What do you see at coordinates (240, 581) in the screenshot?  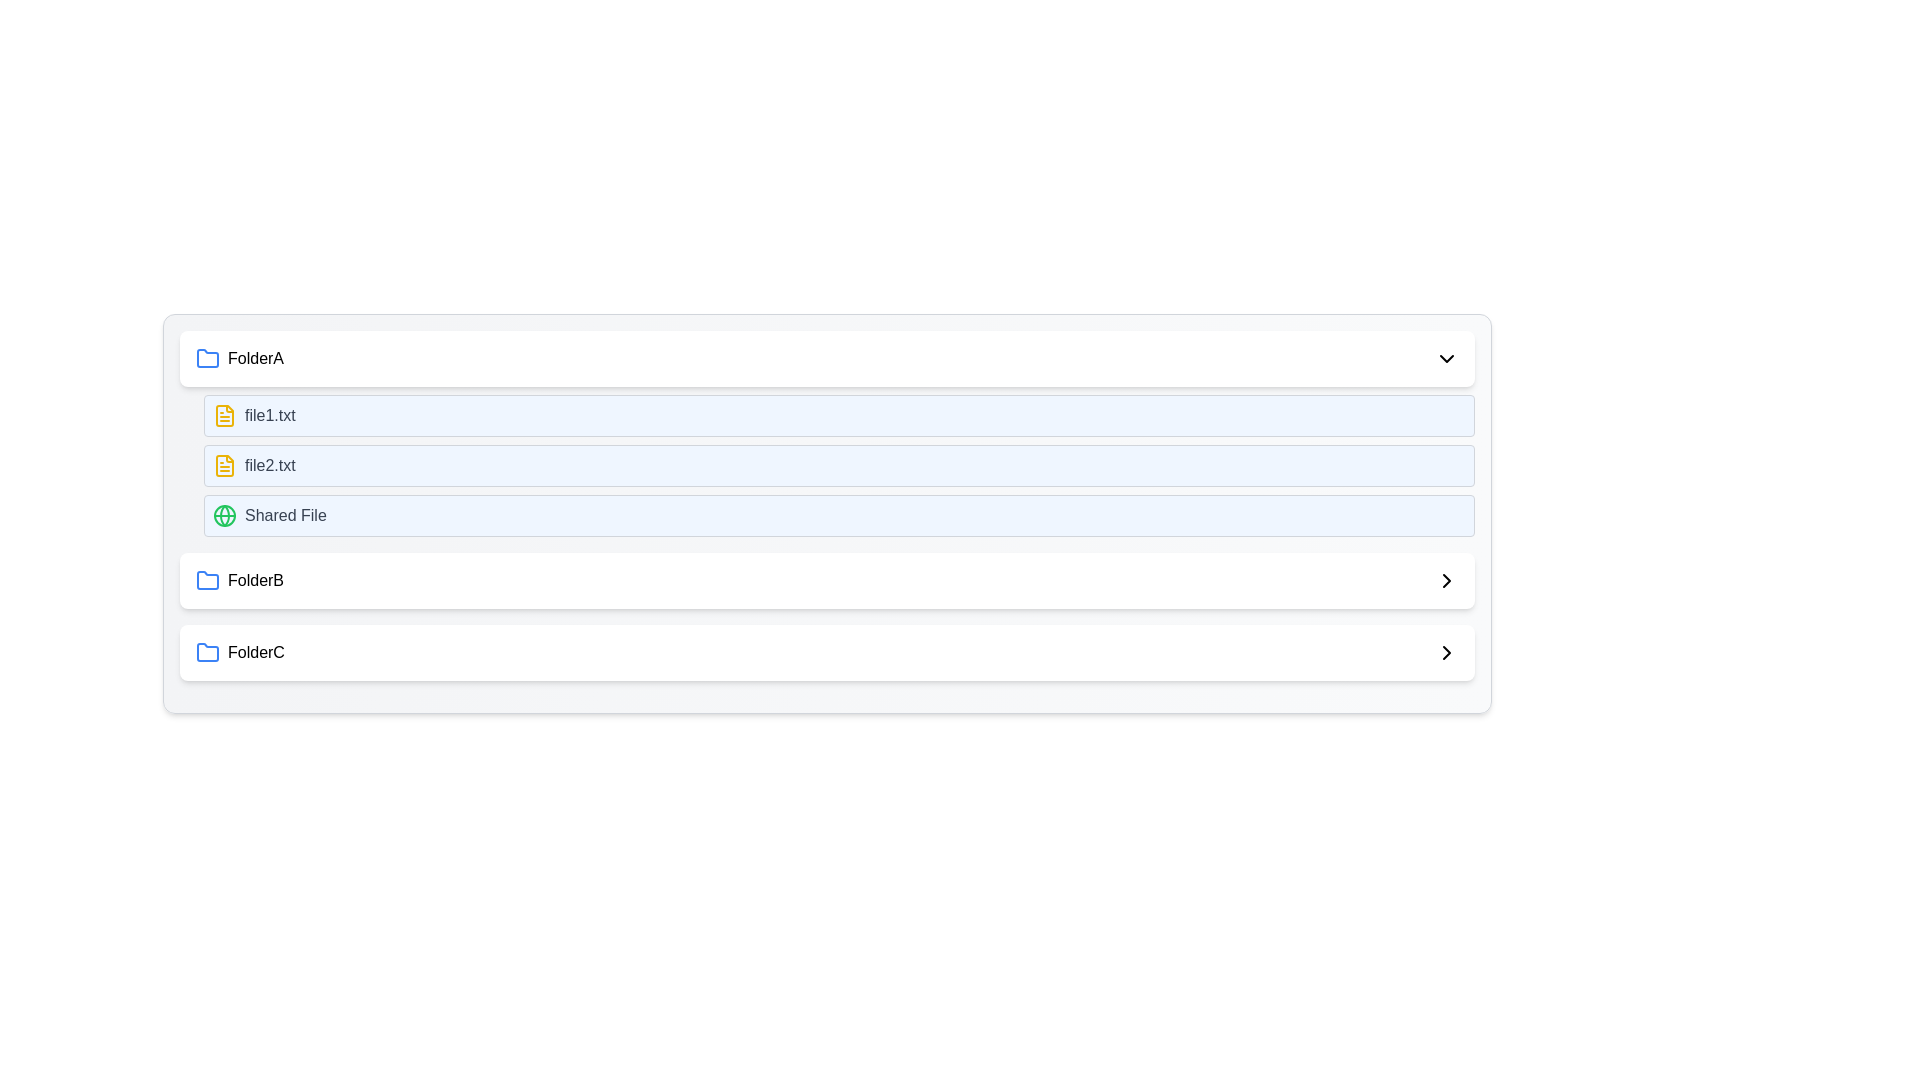 I see `the folder item named 'FolderB'` at bounding box center [240, 581].